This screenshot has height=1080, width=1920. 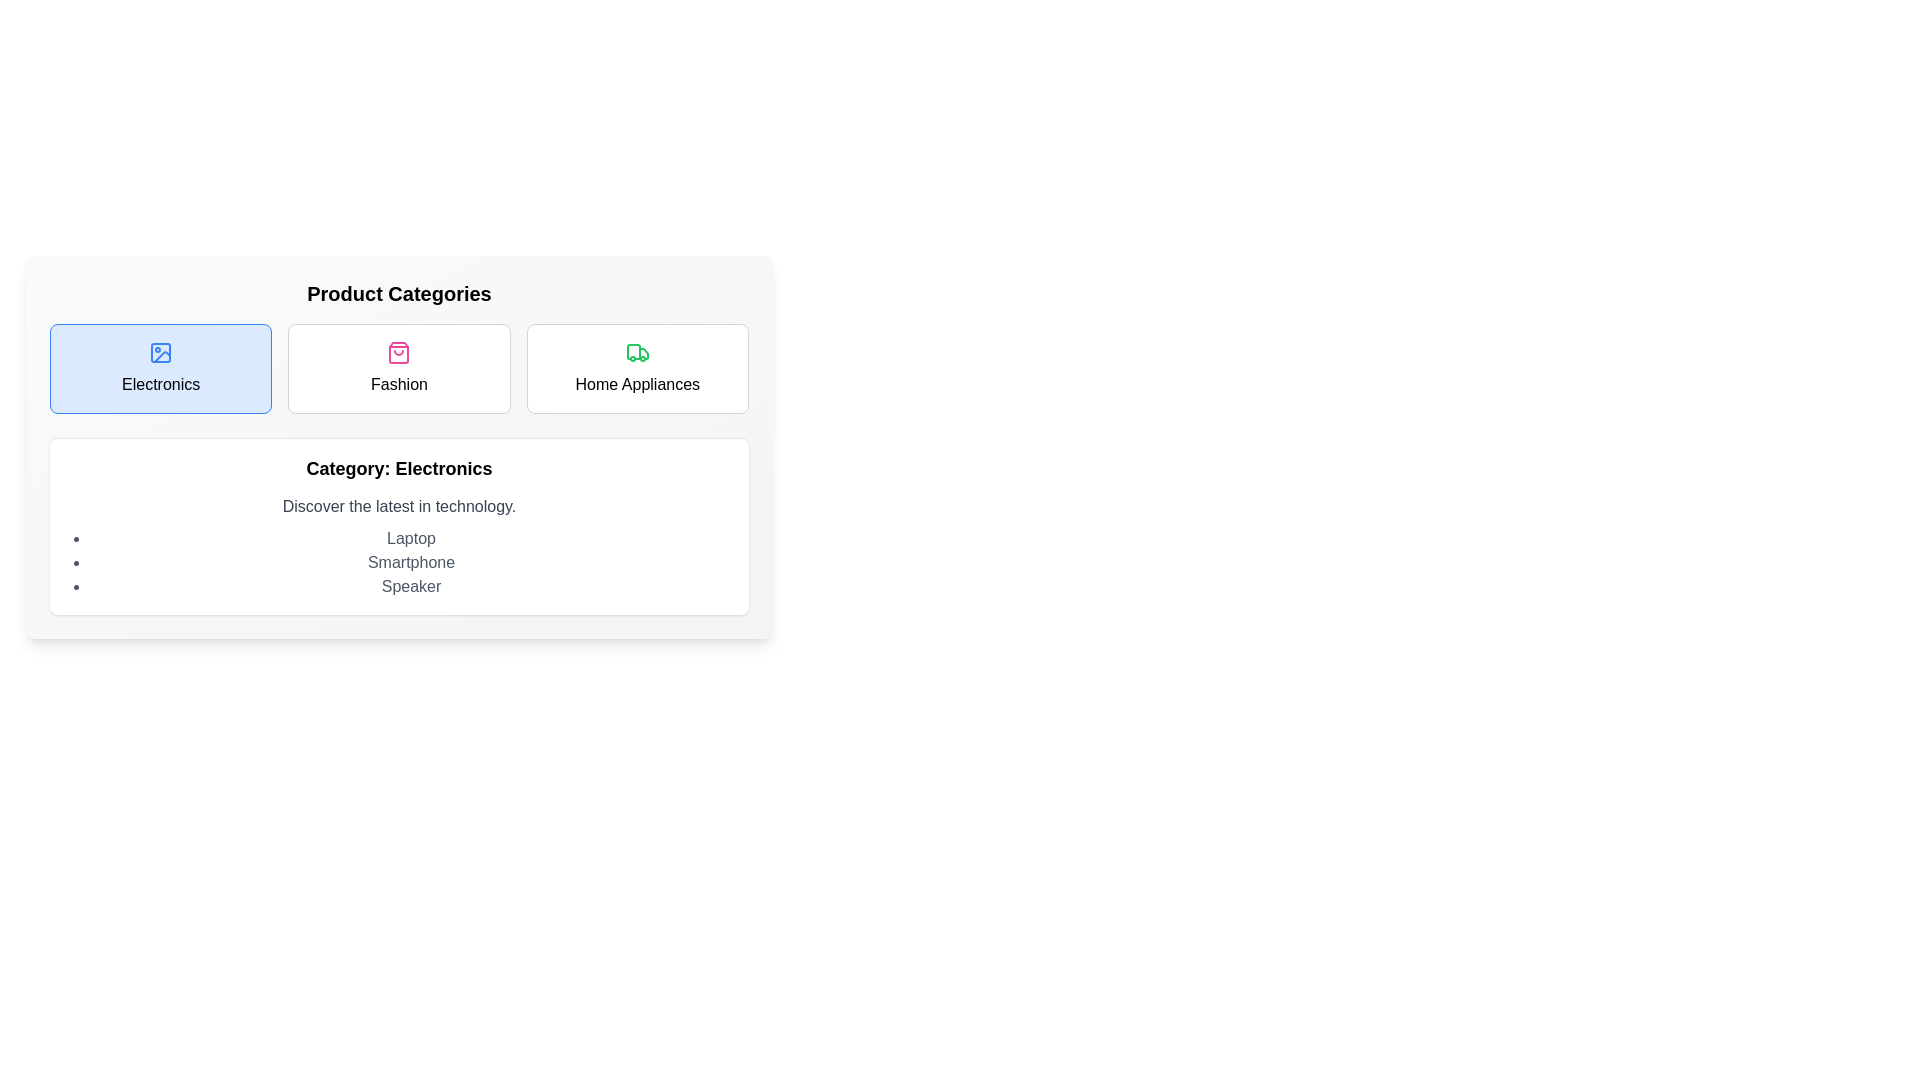 What do you see at coordinates (399, 385) in the screenshot?
I see `the 'Fashion' category label which is centrally positioned within its card, located directly below a shopping bag icon` at bounding box center [399, 385].